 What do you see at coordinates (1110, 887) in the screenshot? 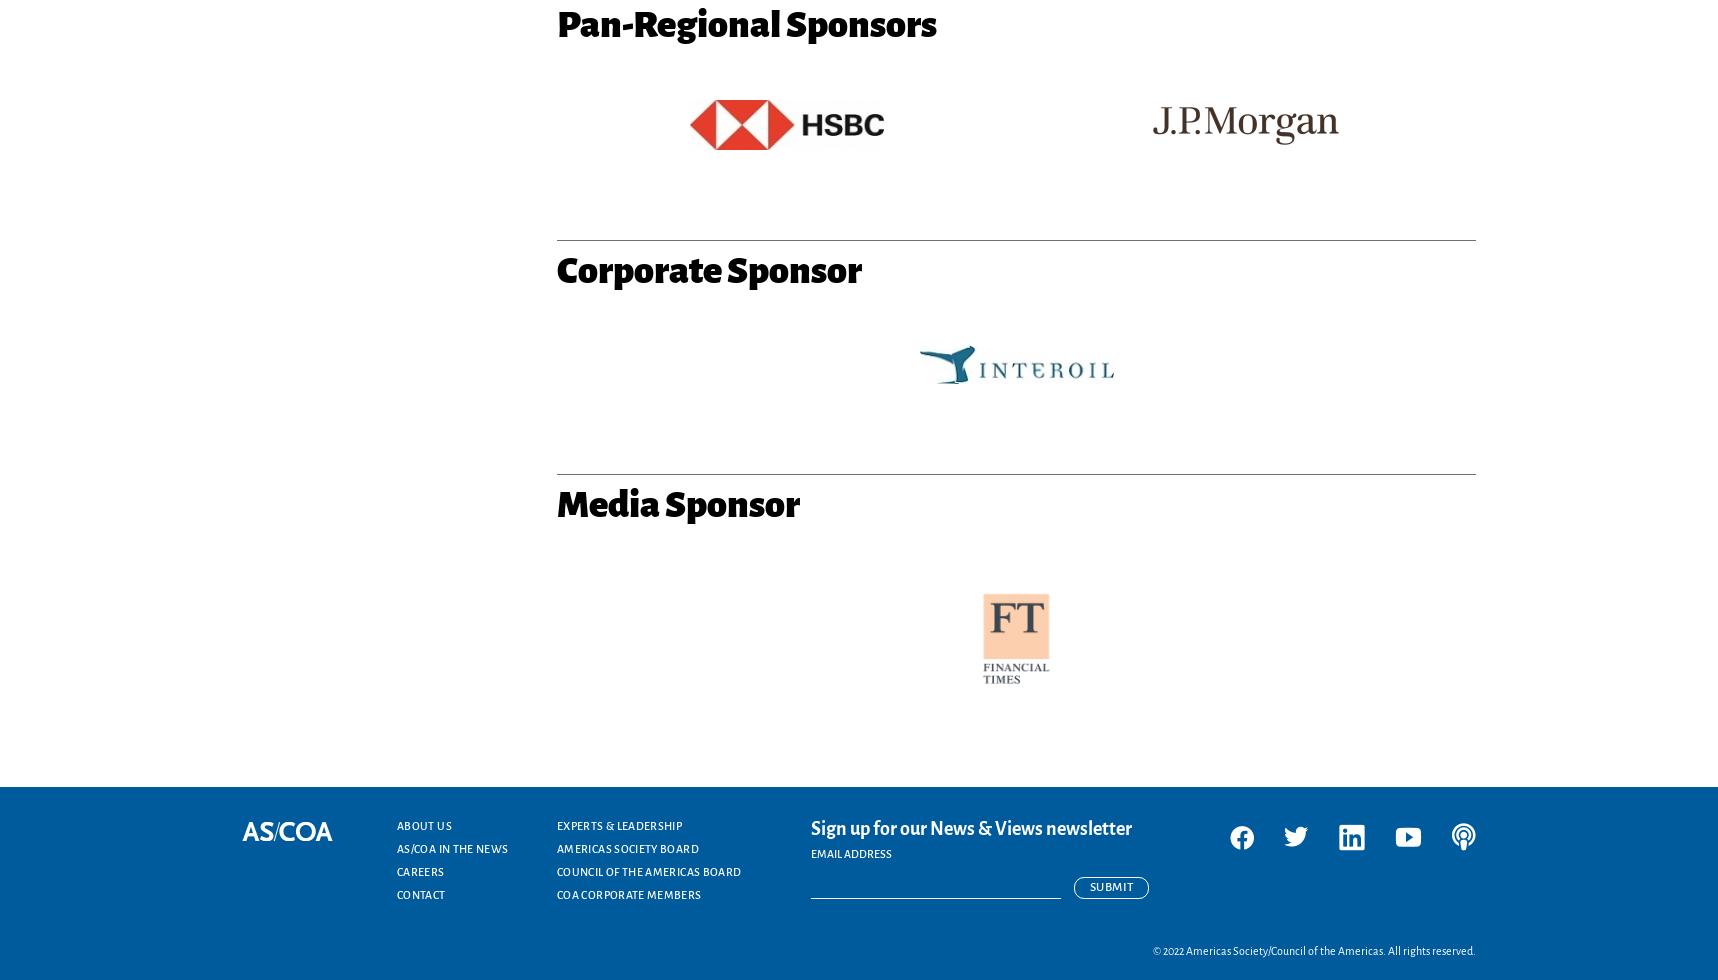
I see `'Submit'` at bounding box center [1110, 887].